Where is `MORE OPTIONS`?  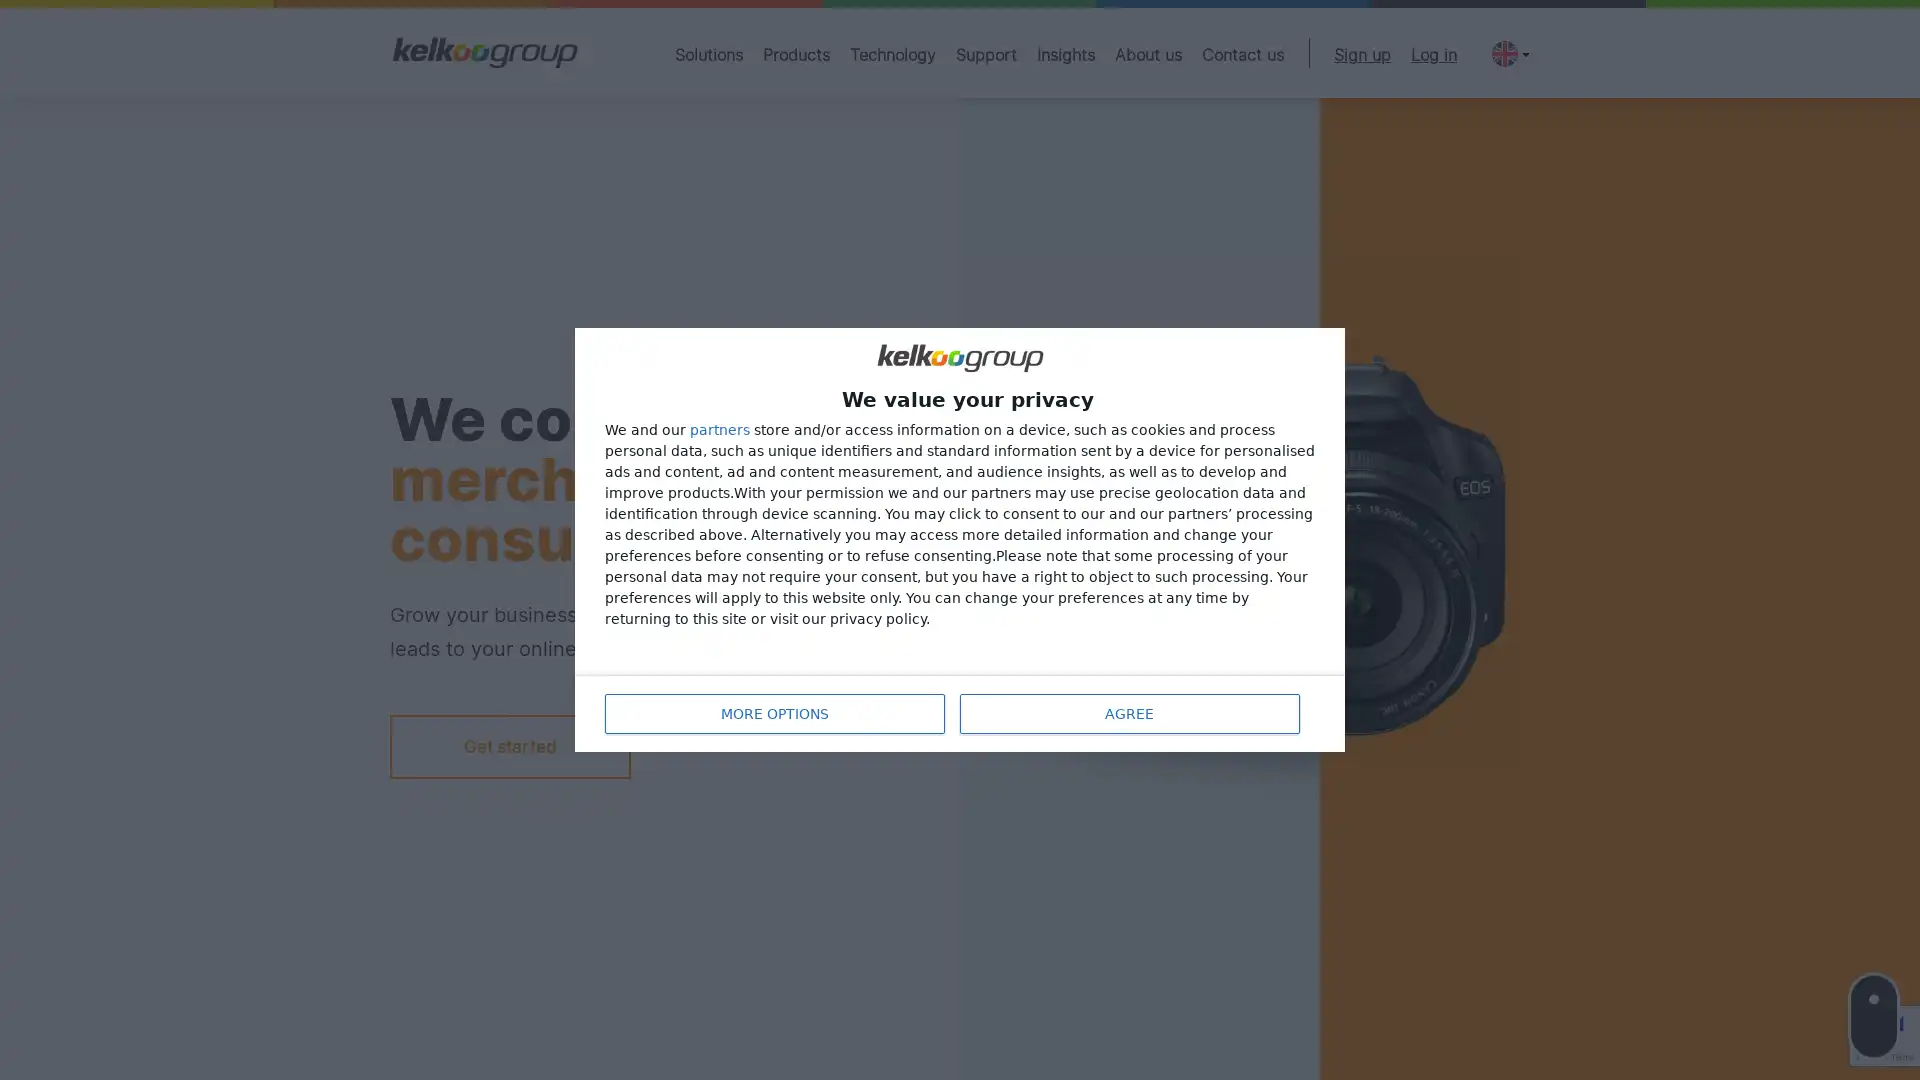
MORE OPTIONS is located at coordinates (773, 712).